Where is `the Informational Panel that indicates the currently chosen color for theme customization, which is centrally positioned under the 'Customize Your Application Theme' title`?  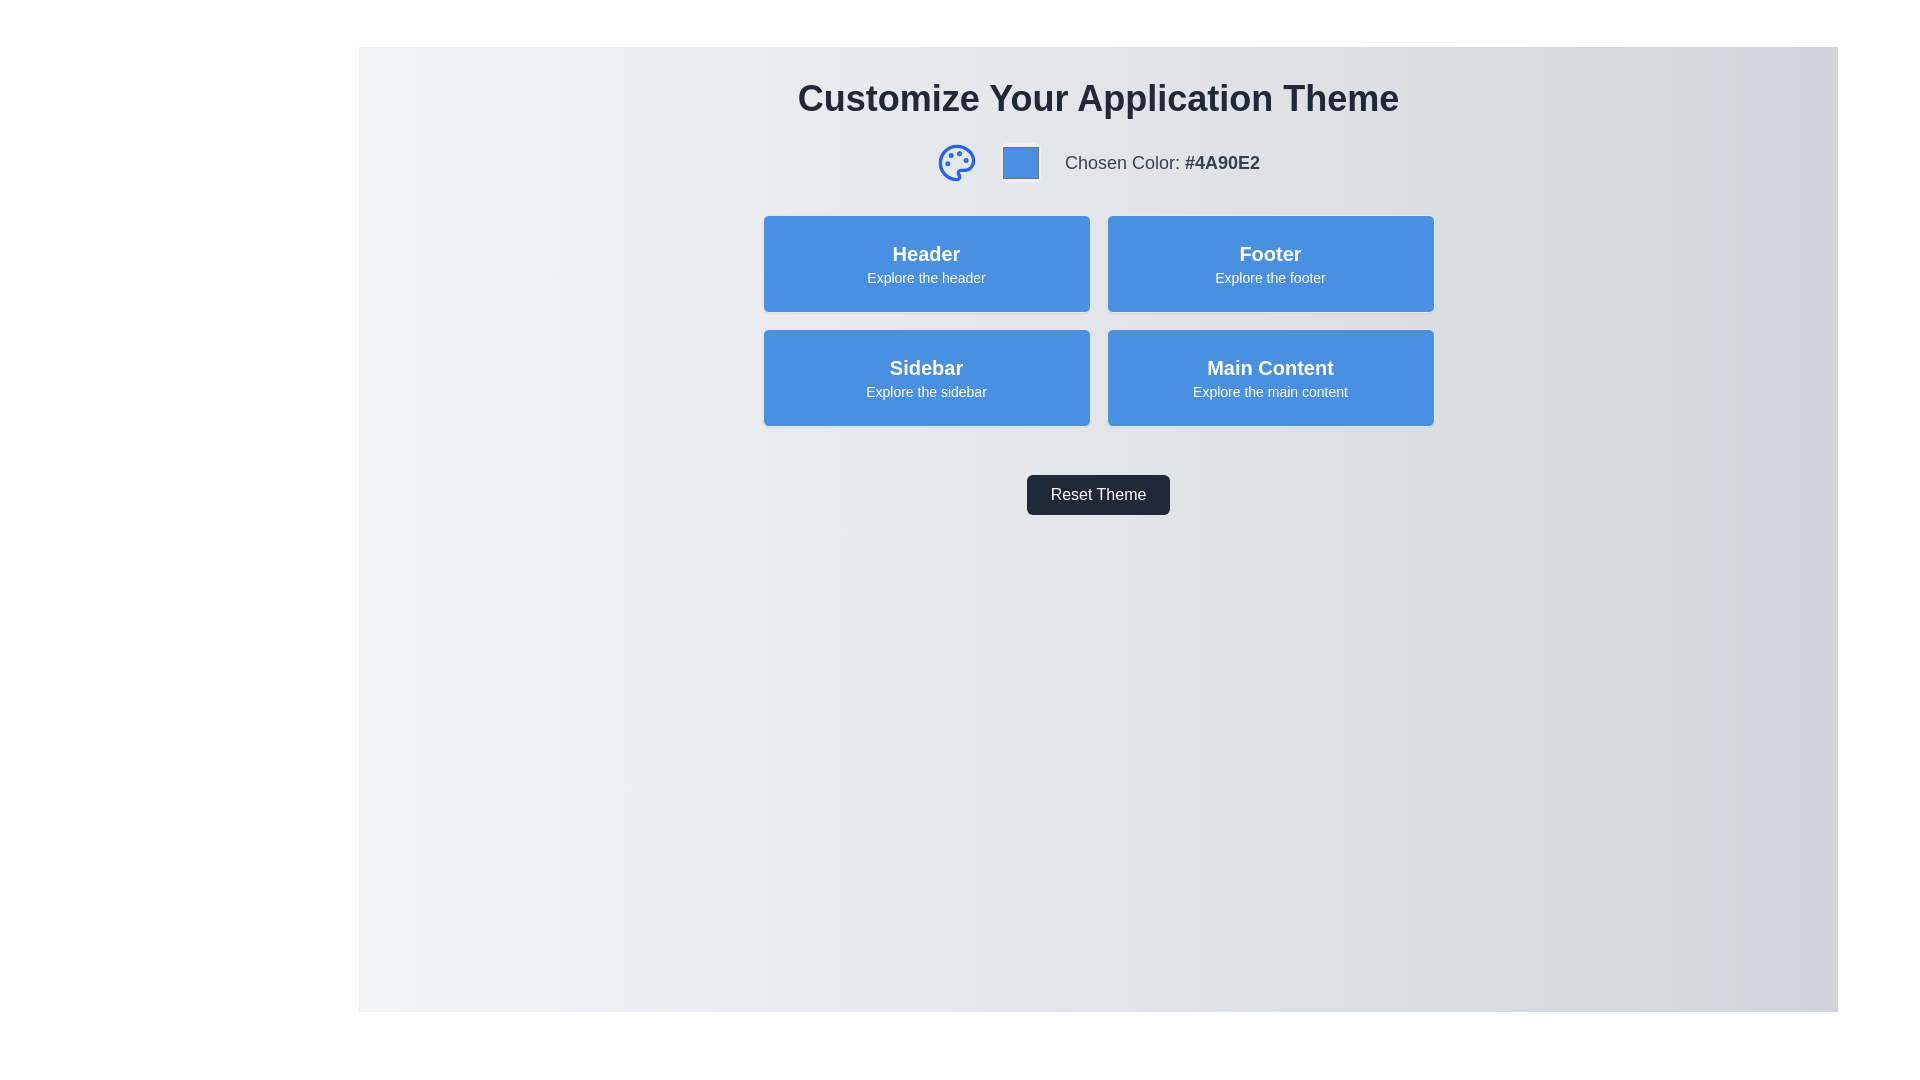 the Informational Panel that indicates the currently chosen color for theme customization, which is centrally positioned under the 'Customize Your Application Theme' title is located at coordinates (1097, 161).